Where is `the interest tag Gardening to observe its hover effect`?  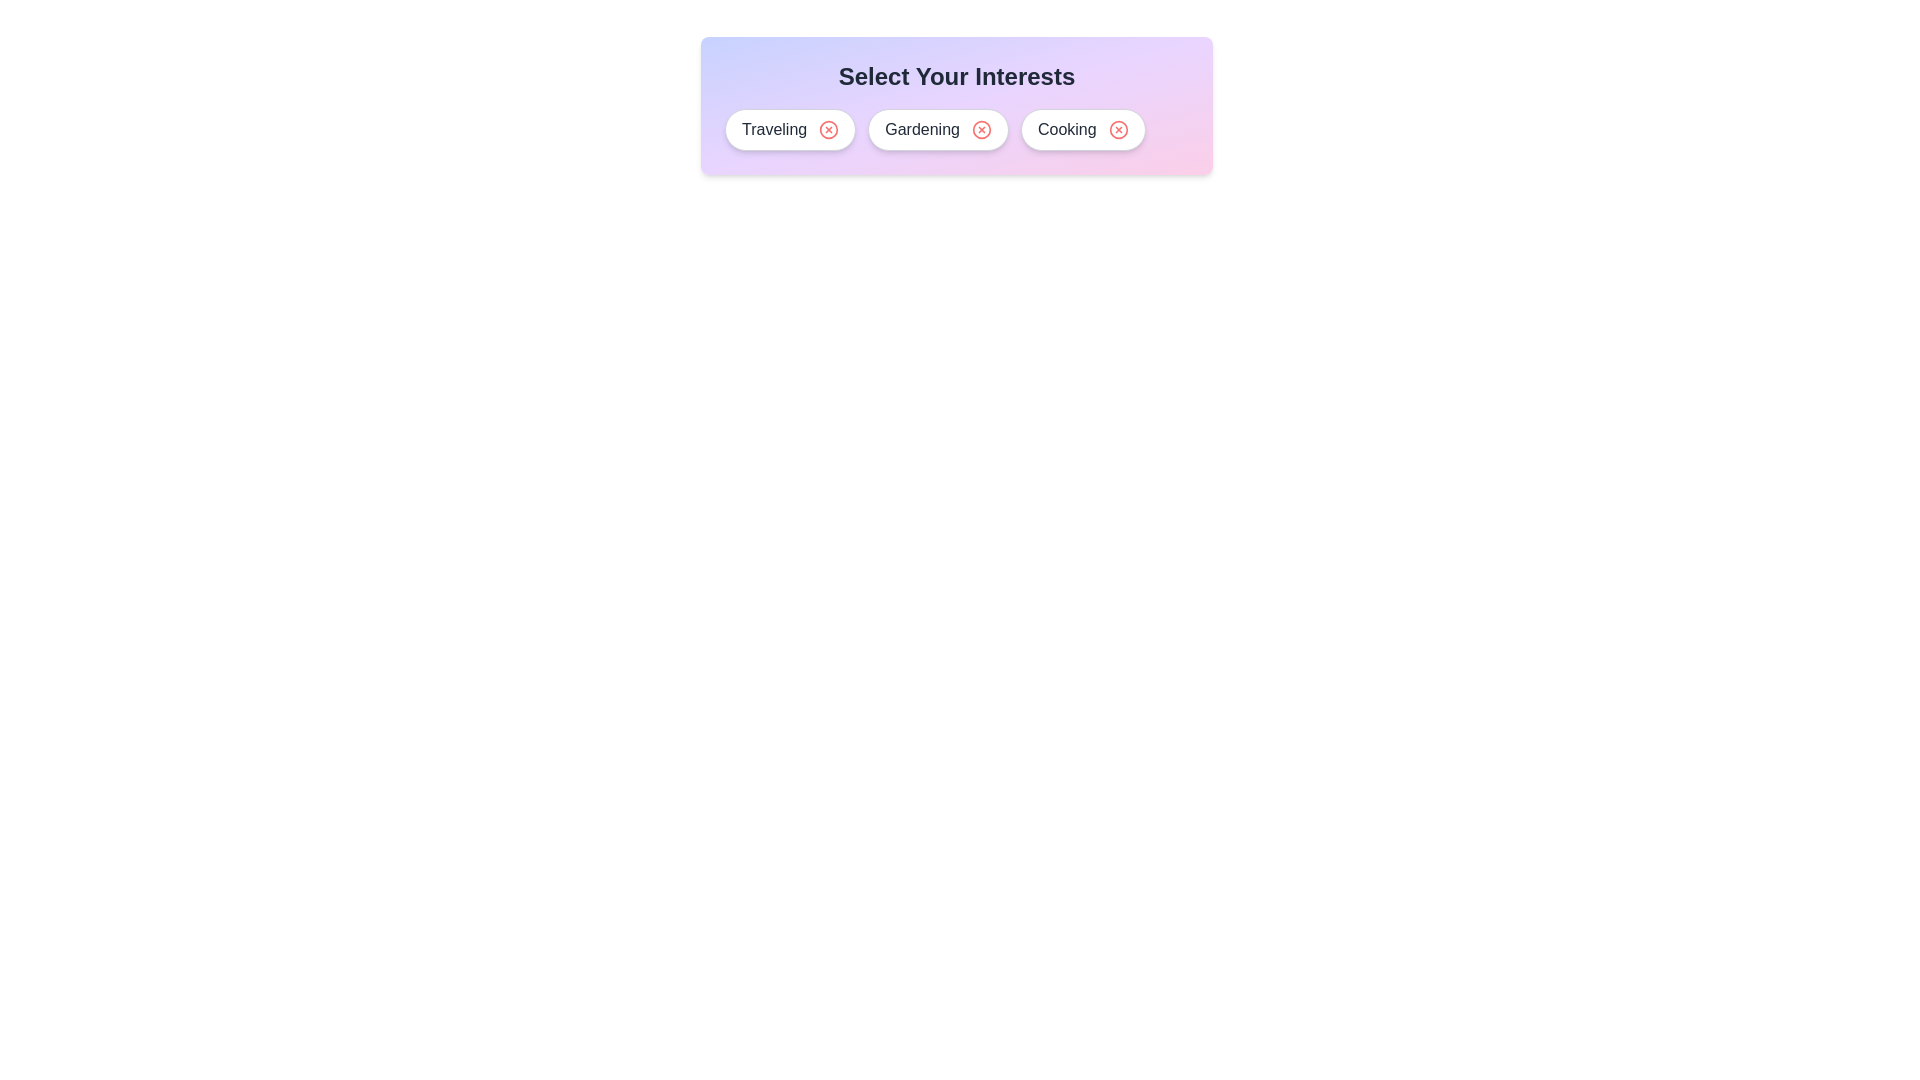
the interest tag Gardening to observe its hover effect is located at coordinates (936, 130).